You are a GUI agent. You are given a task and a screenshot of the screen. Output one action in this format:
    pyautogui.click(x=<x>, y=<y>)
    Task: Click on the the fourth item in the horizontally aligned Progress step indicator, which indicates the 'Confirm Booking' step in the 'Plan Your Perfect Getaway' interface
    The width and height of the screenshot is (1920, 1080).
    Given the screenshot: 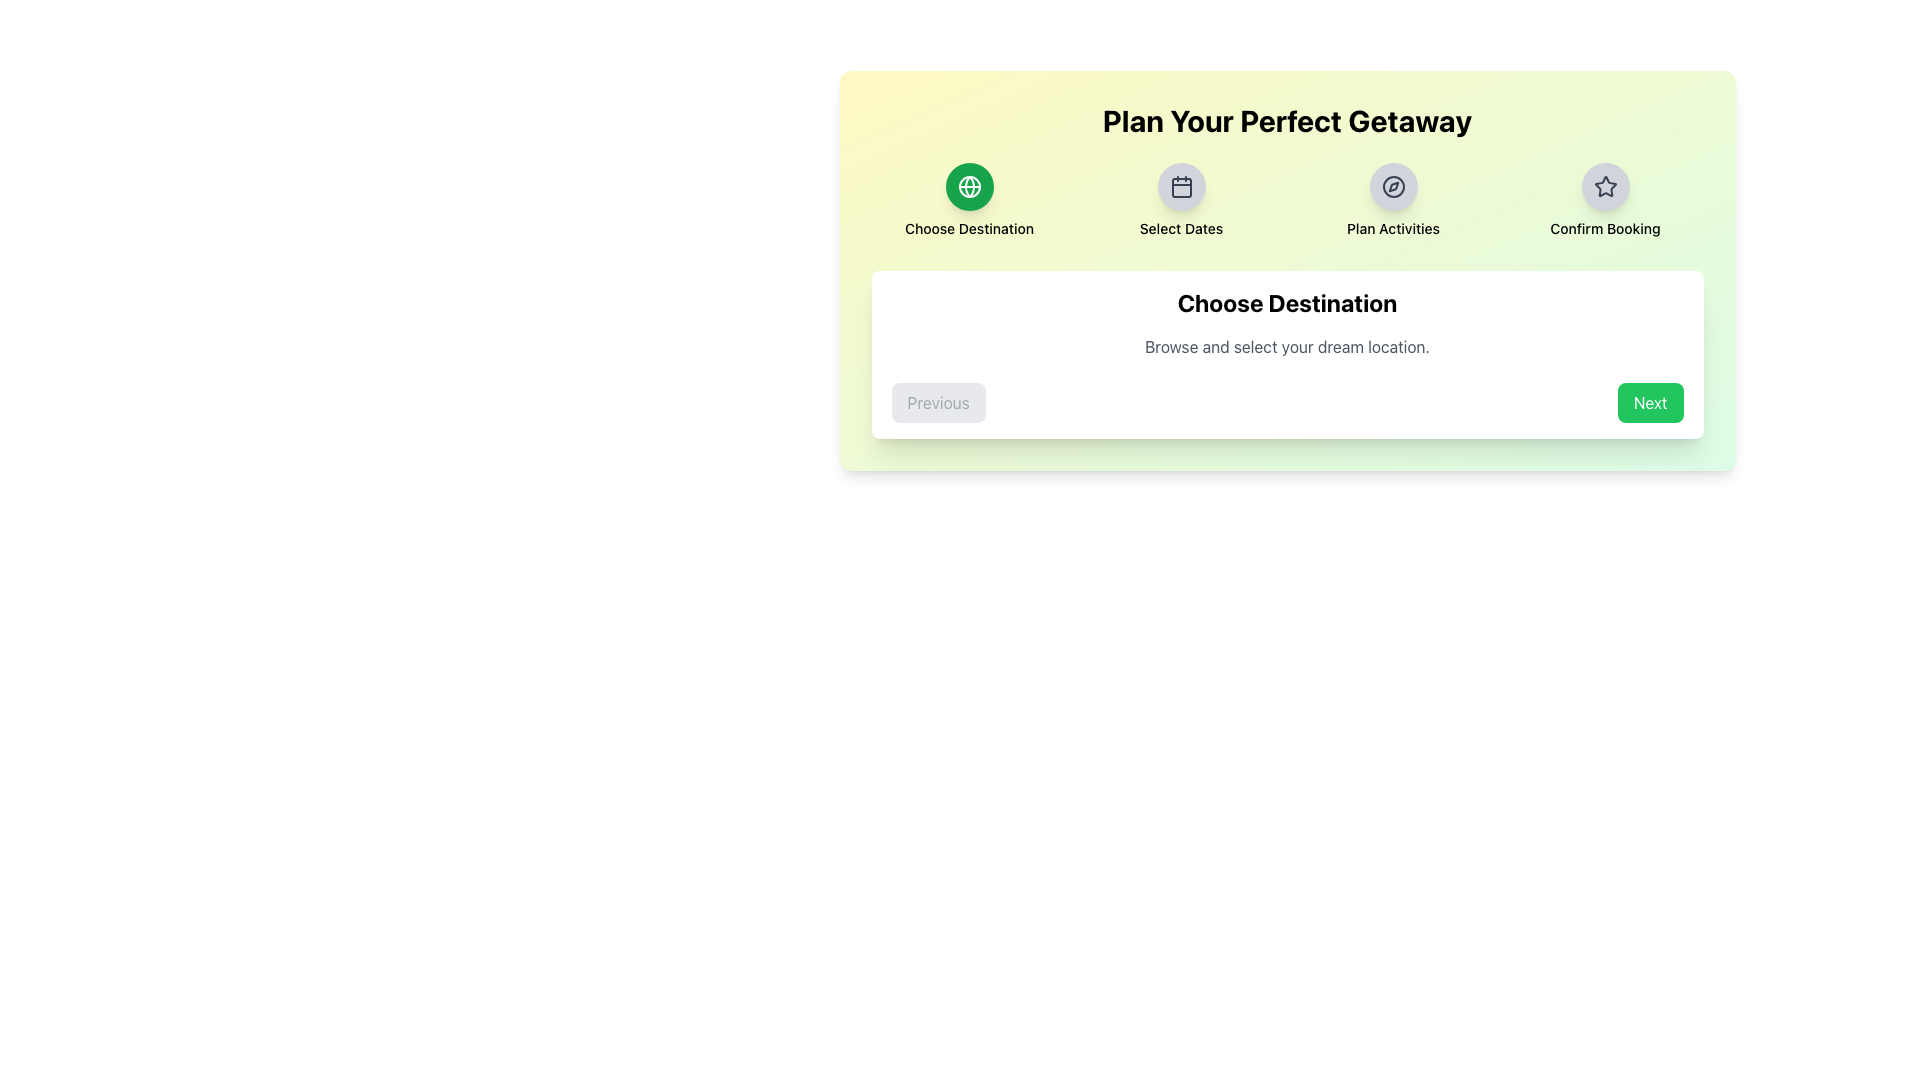 What is the action you would take?
    pyautogui.click(x=1605, y=200)
    